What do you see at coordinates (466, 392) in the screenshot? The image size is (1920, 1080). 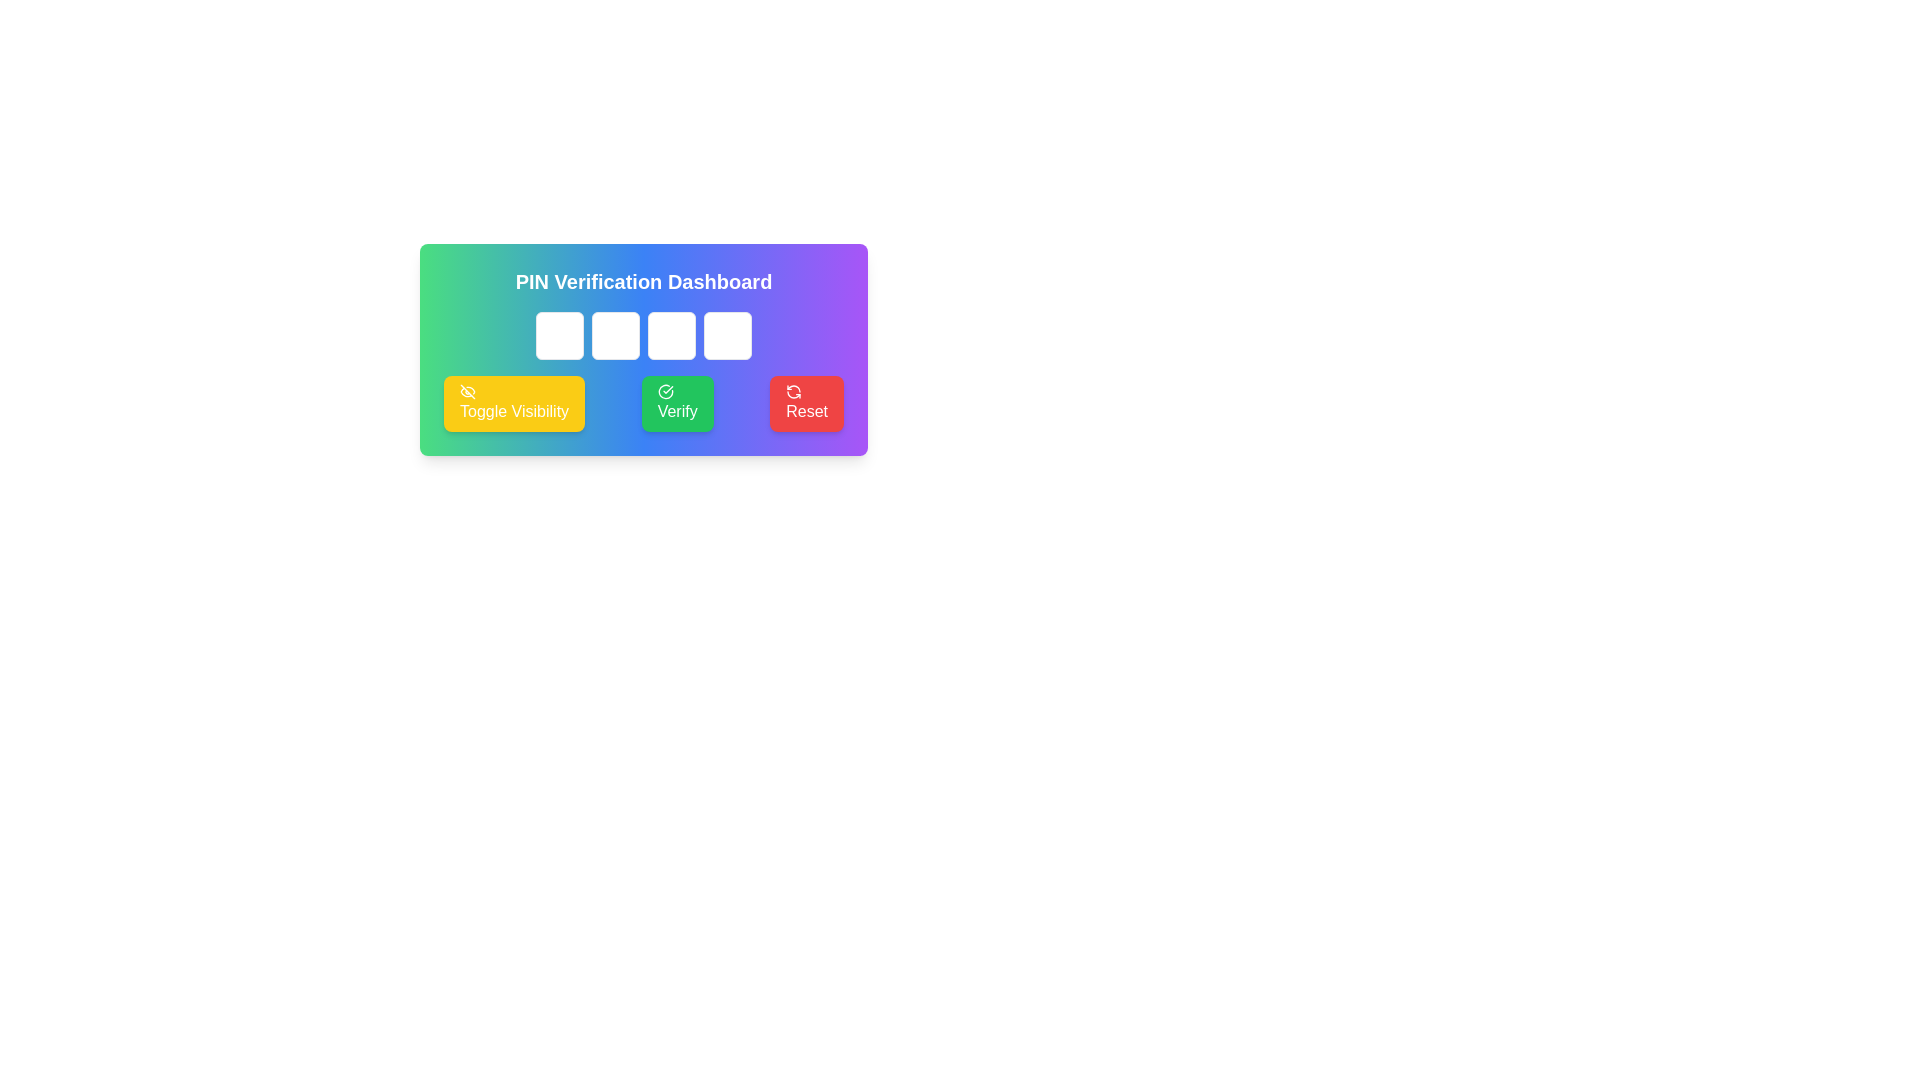 I see `the yellow 'Toggle Visibility' button located on the left side of the row of three buttons under the PIN input fields` at bounding box center [466, 392].